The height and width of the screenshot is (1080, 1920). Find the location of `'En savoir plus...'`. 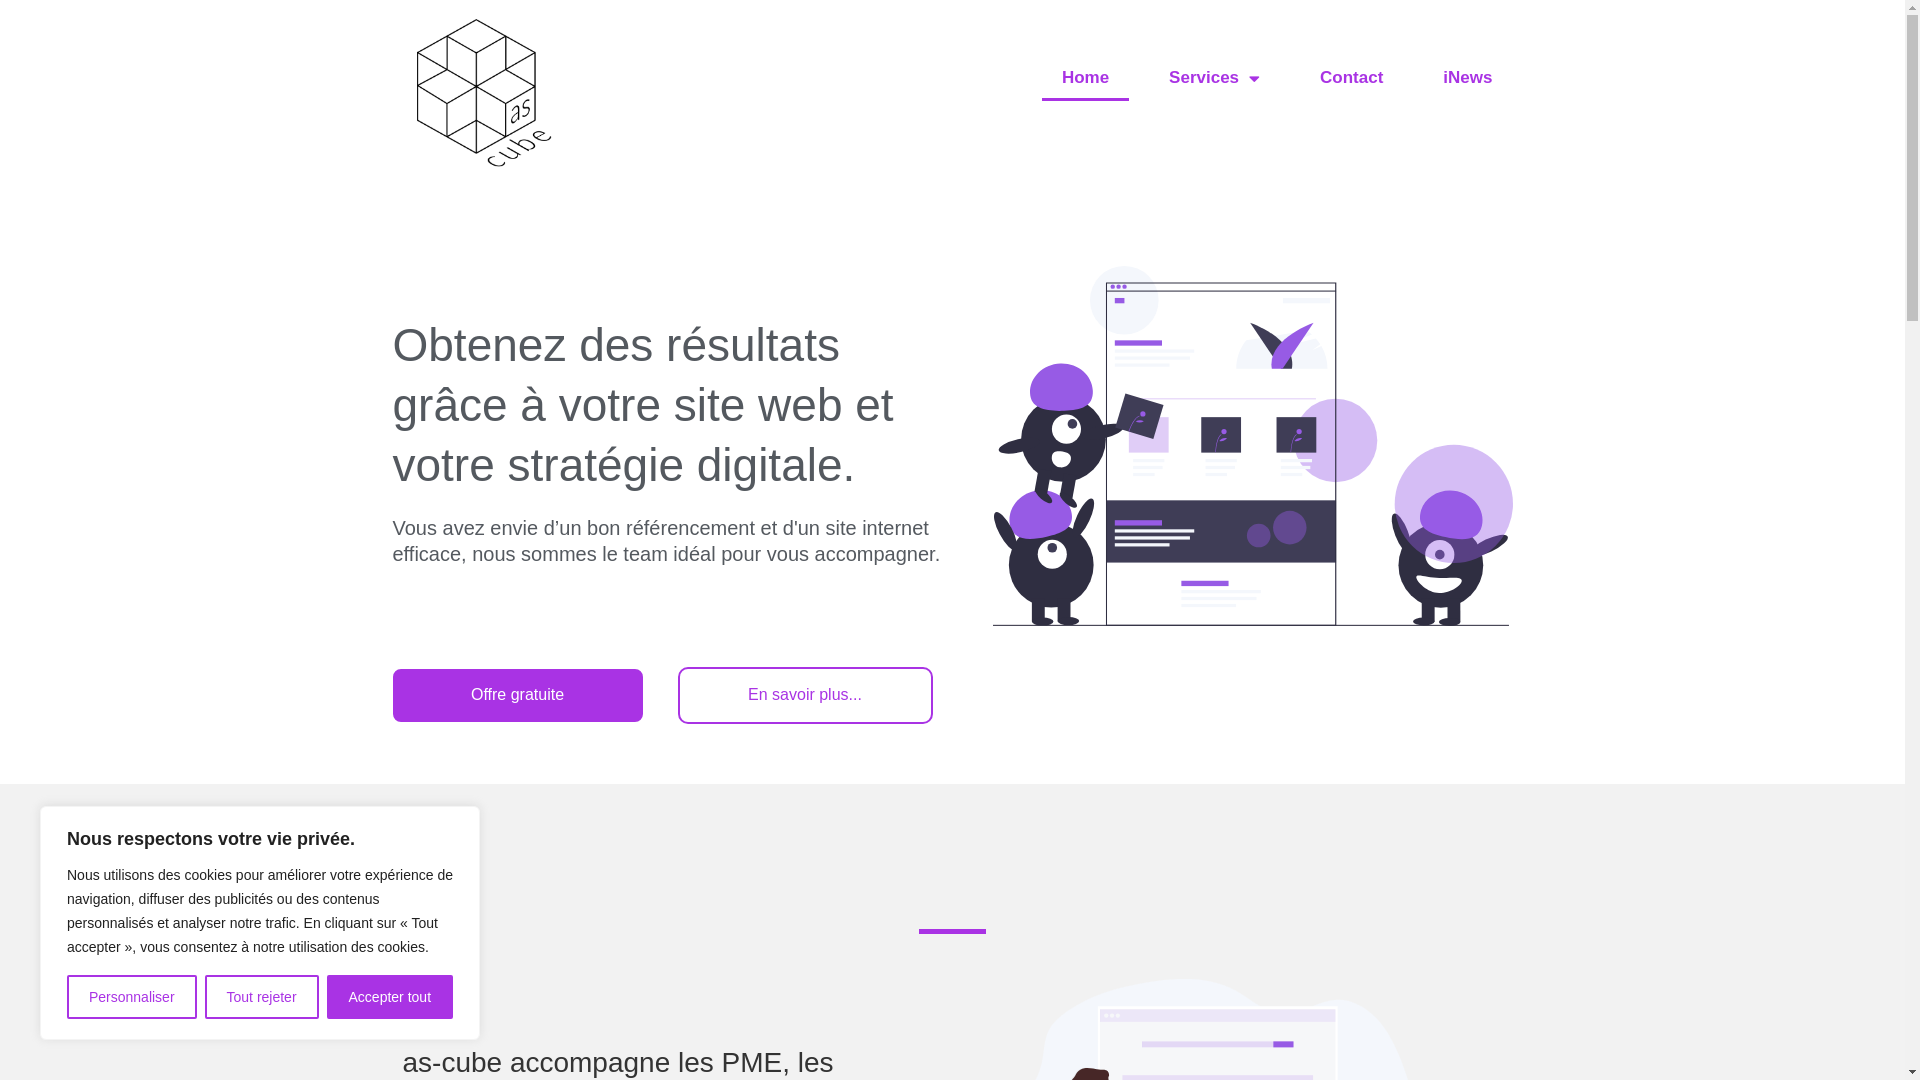

'En savoir plus...' is located at coordinates (805, 693).